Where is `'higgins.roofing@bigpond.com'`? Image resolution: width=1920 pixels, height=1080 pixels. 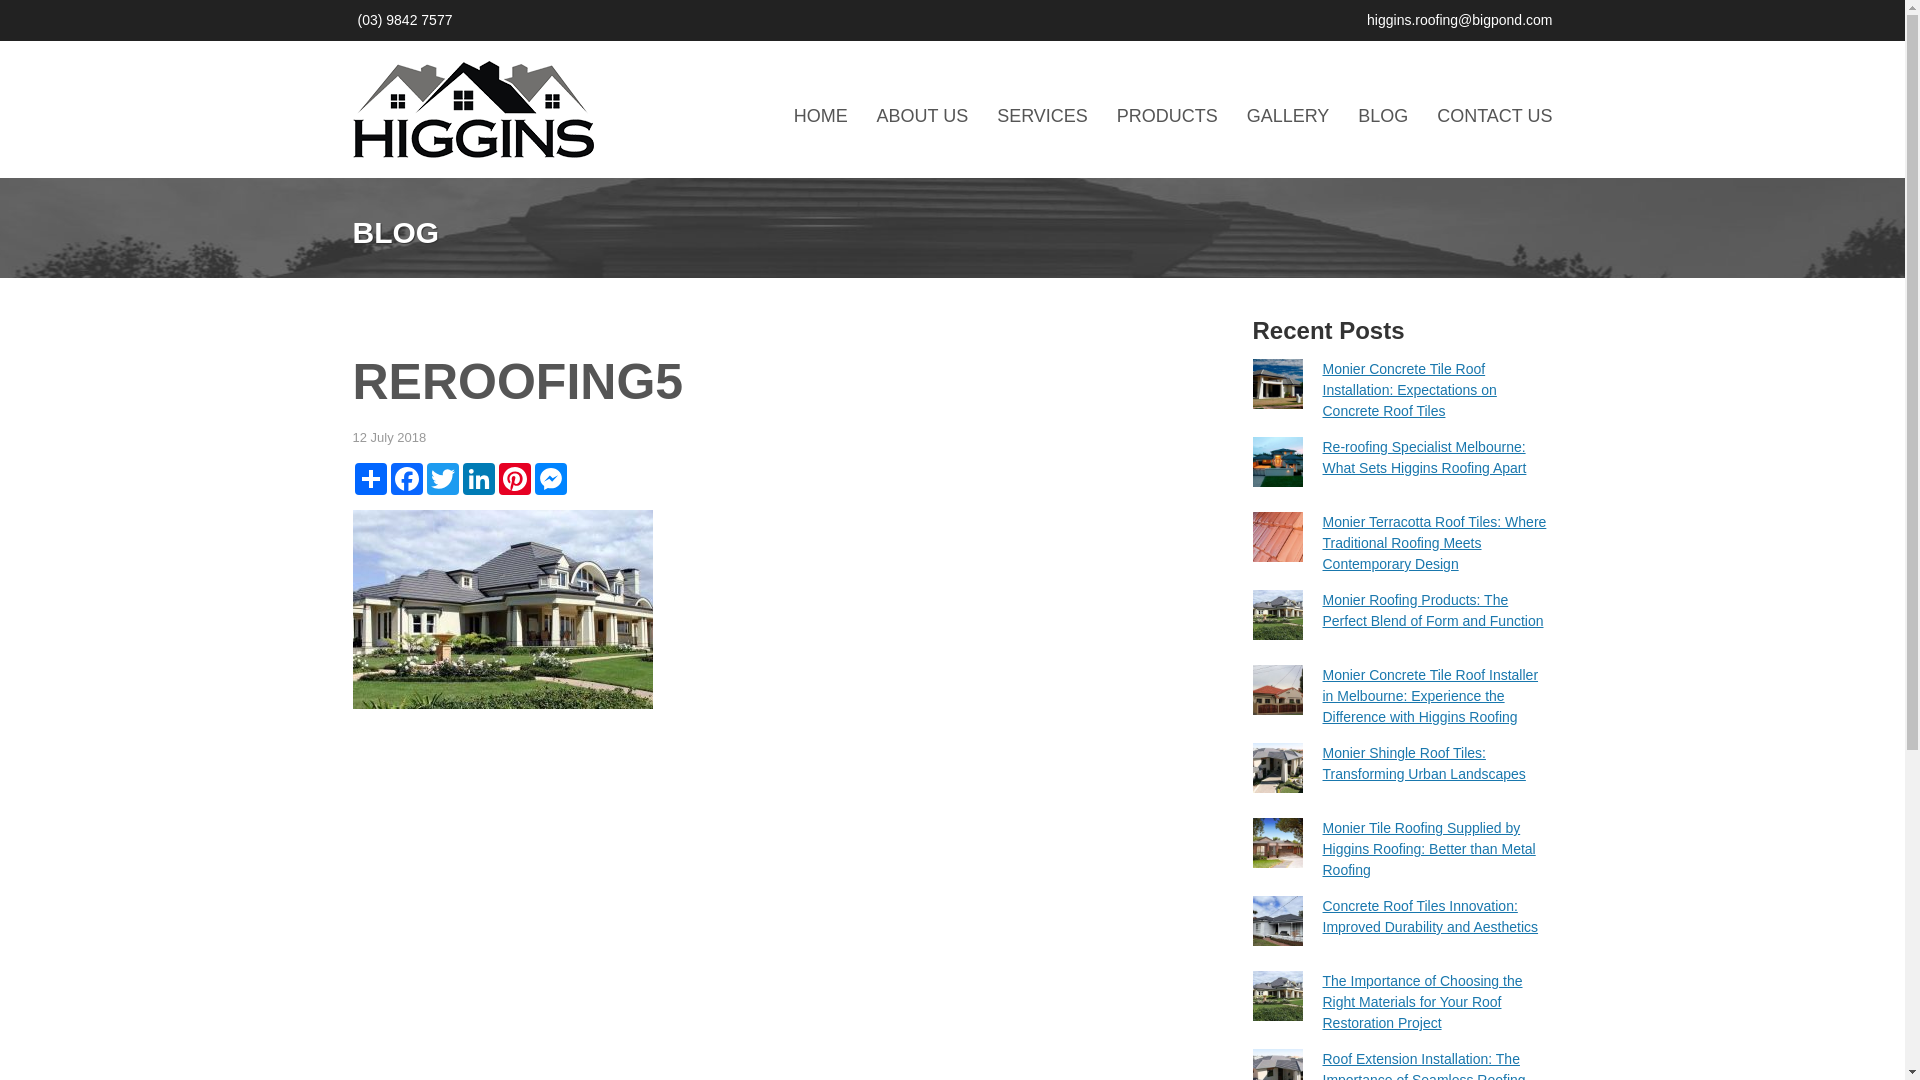
'higgins.roofing@bigpond.com' is located at coordinates (1459, 19).